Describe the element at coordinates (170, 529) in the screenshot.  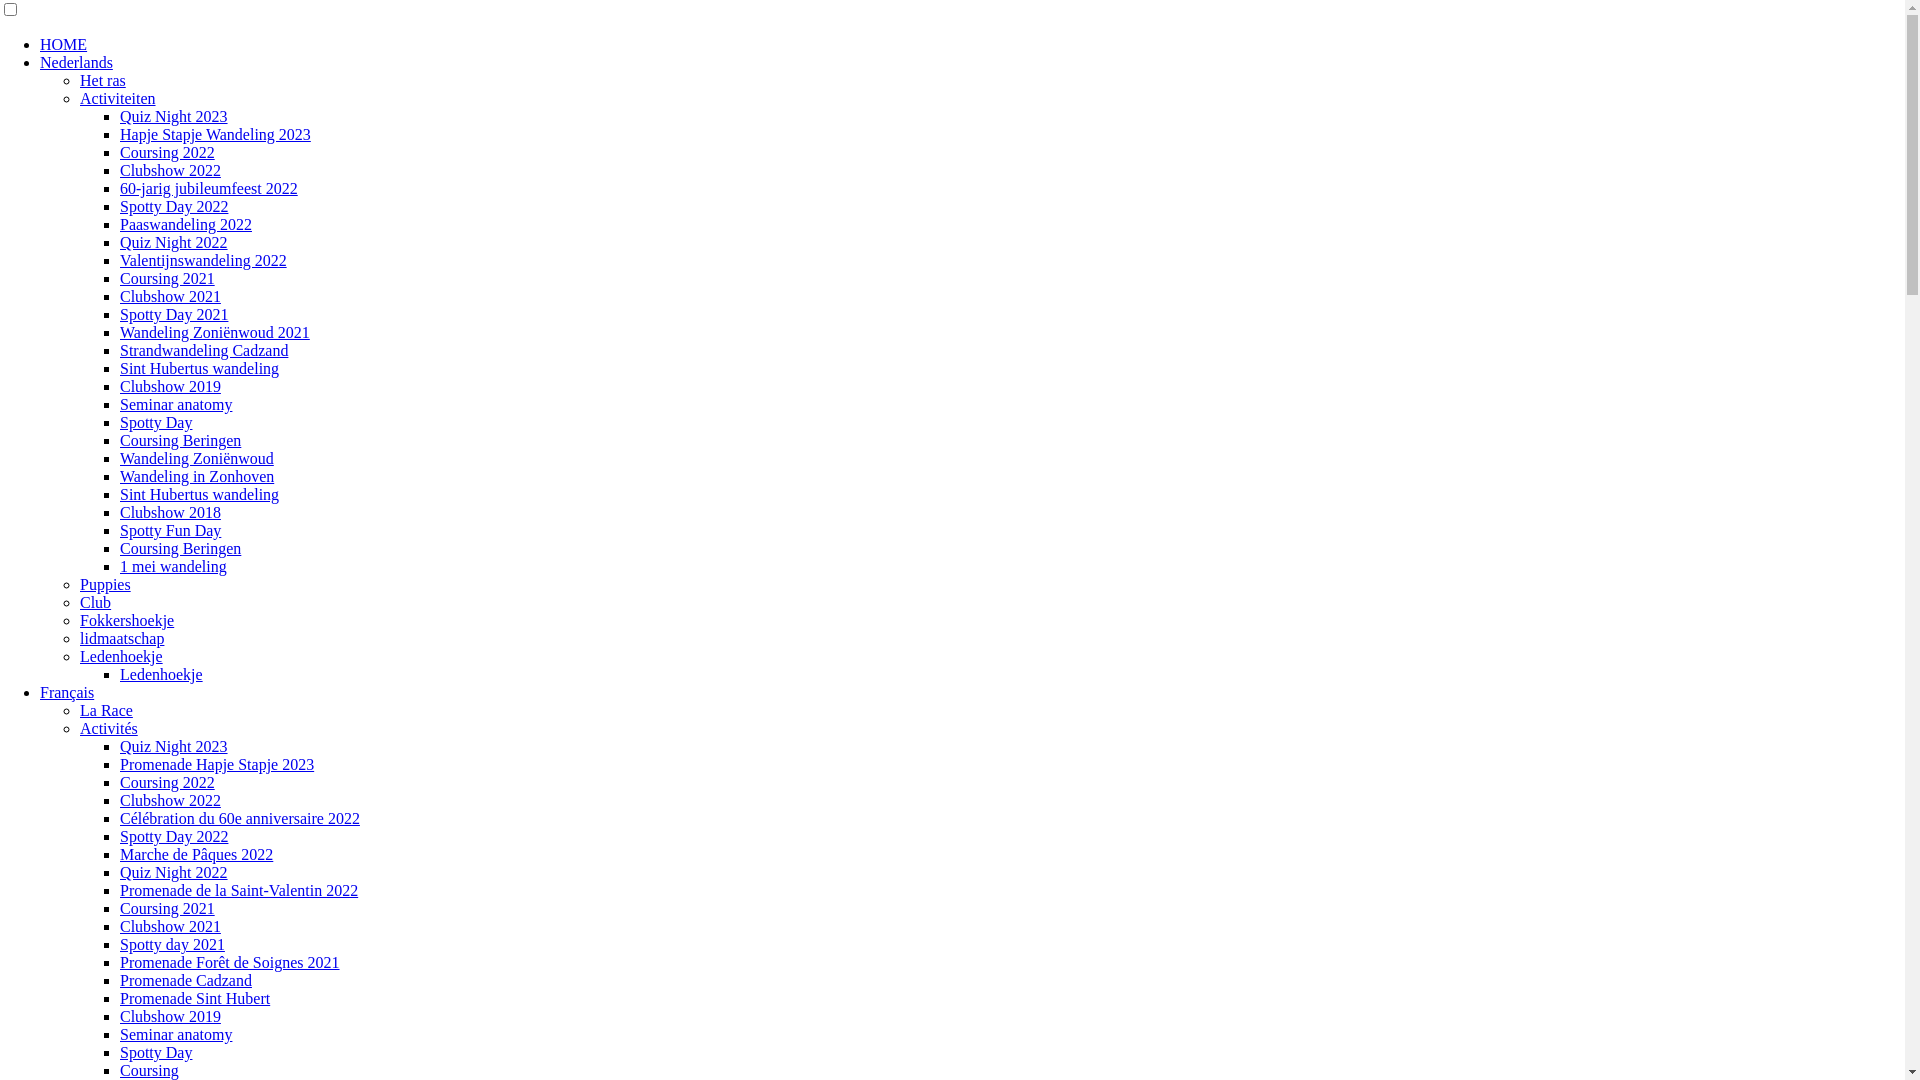
I see `'Spotty Fun Day'` at that location.